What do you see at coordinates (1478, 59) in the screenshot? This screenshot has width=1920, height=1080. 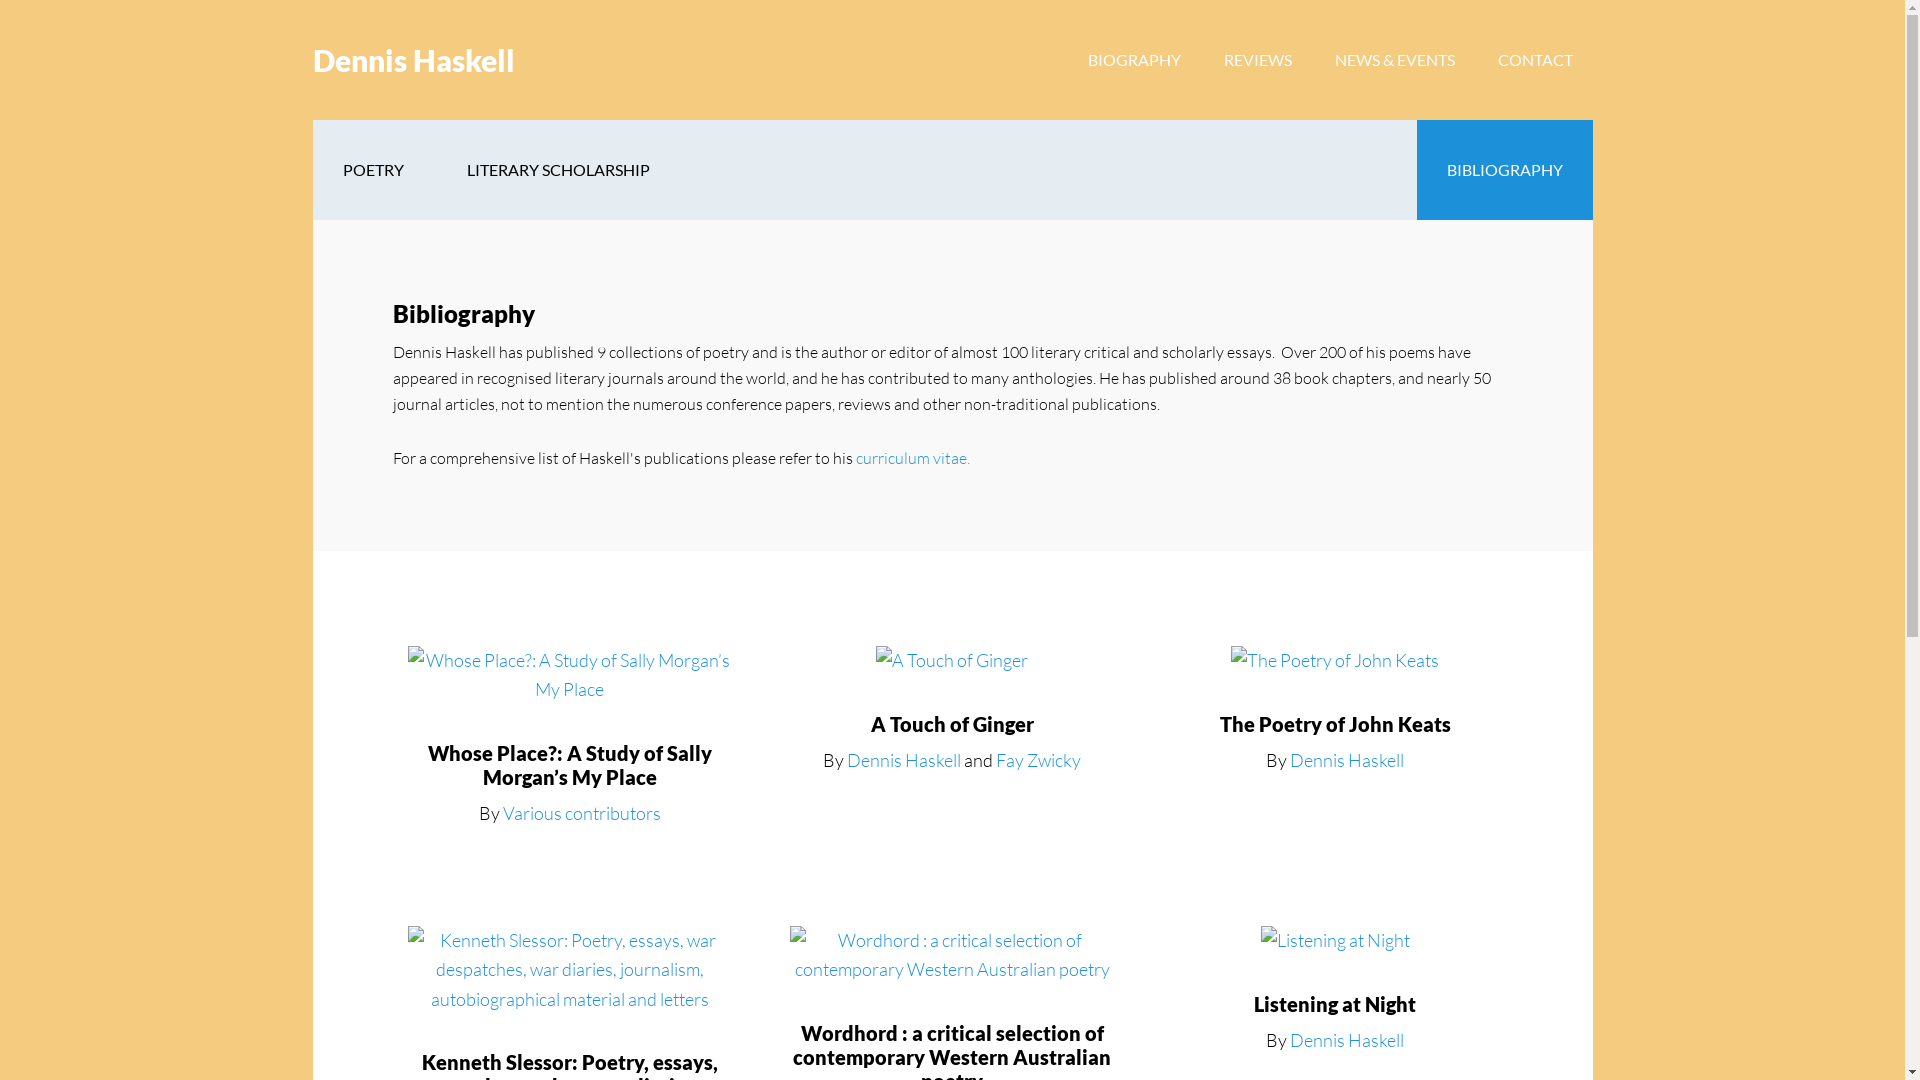 I see `'CONTACT'` at bounding box center [1478, 59].